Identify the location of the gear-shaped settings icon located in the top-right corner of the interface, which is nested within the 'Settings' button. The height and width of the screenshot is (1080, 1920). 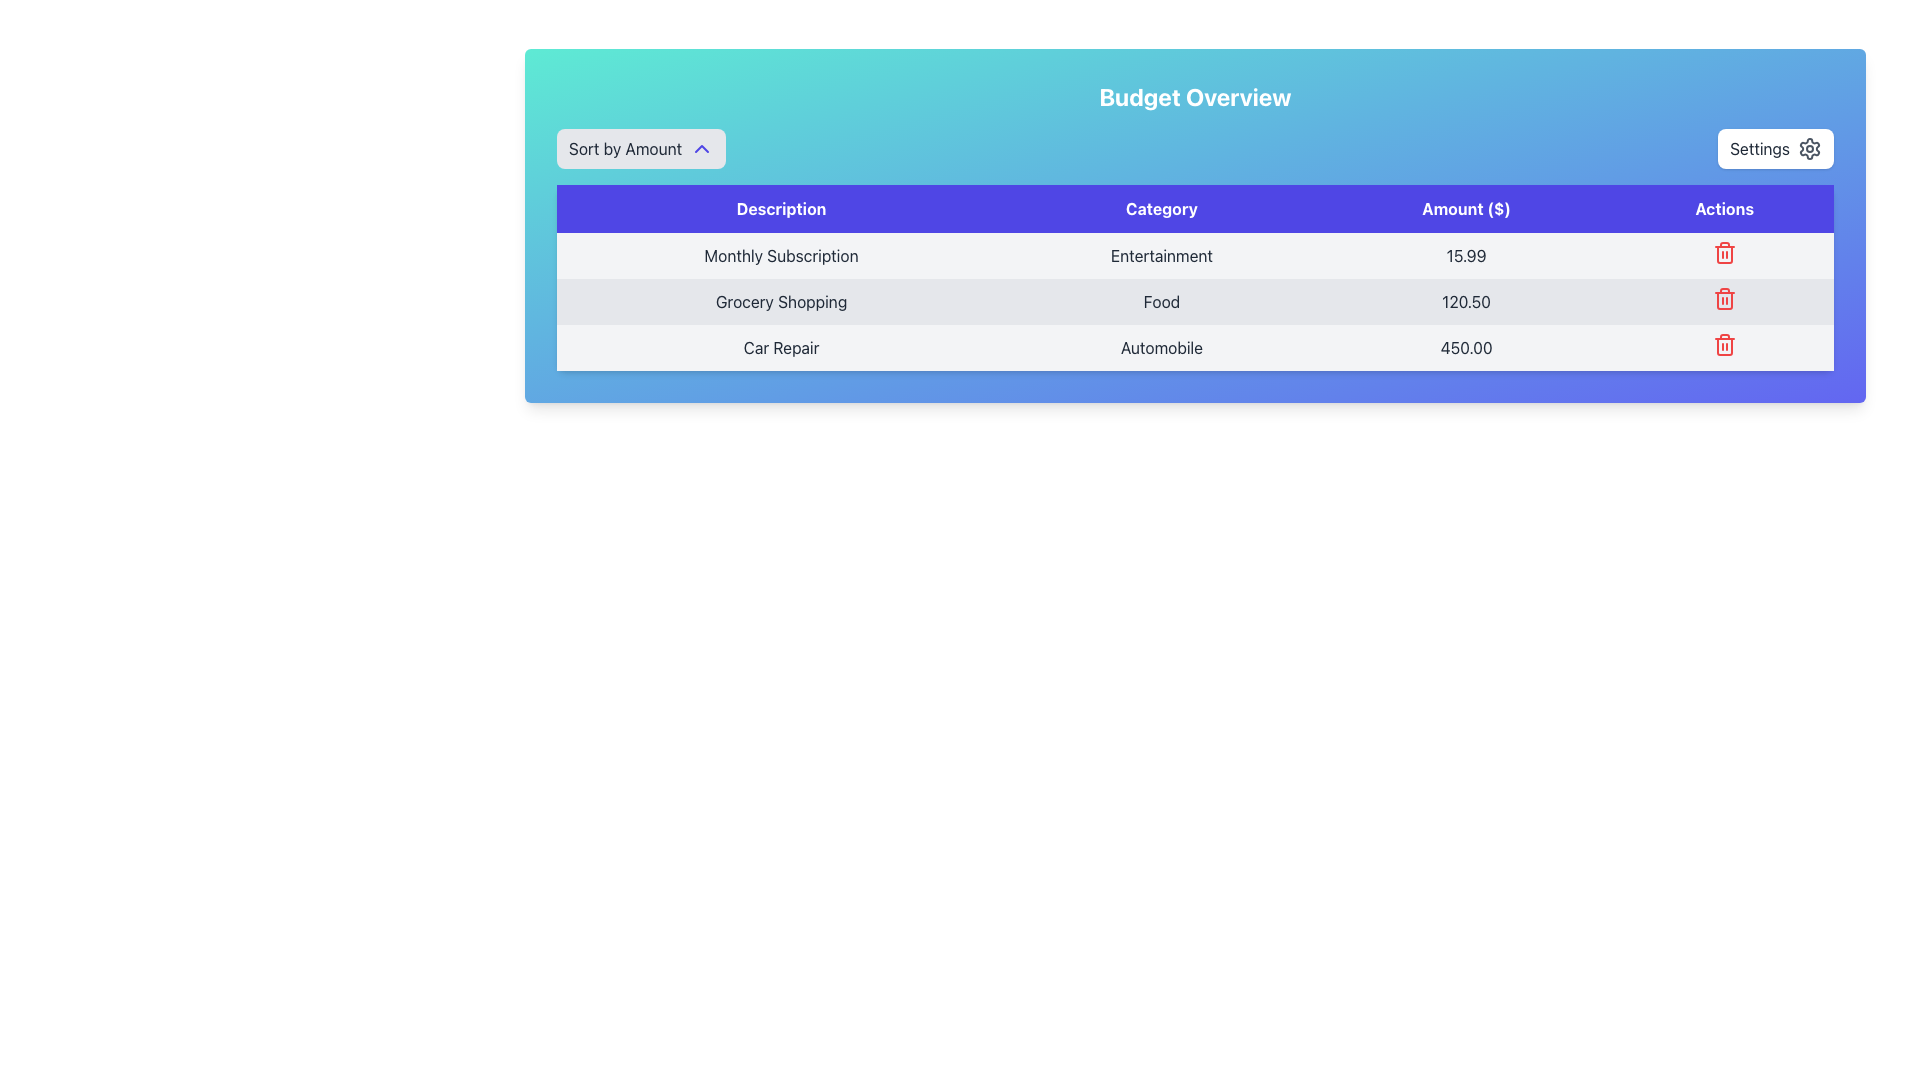
(1809, 148).